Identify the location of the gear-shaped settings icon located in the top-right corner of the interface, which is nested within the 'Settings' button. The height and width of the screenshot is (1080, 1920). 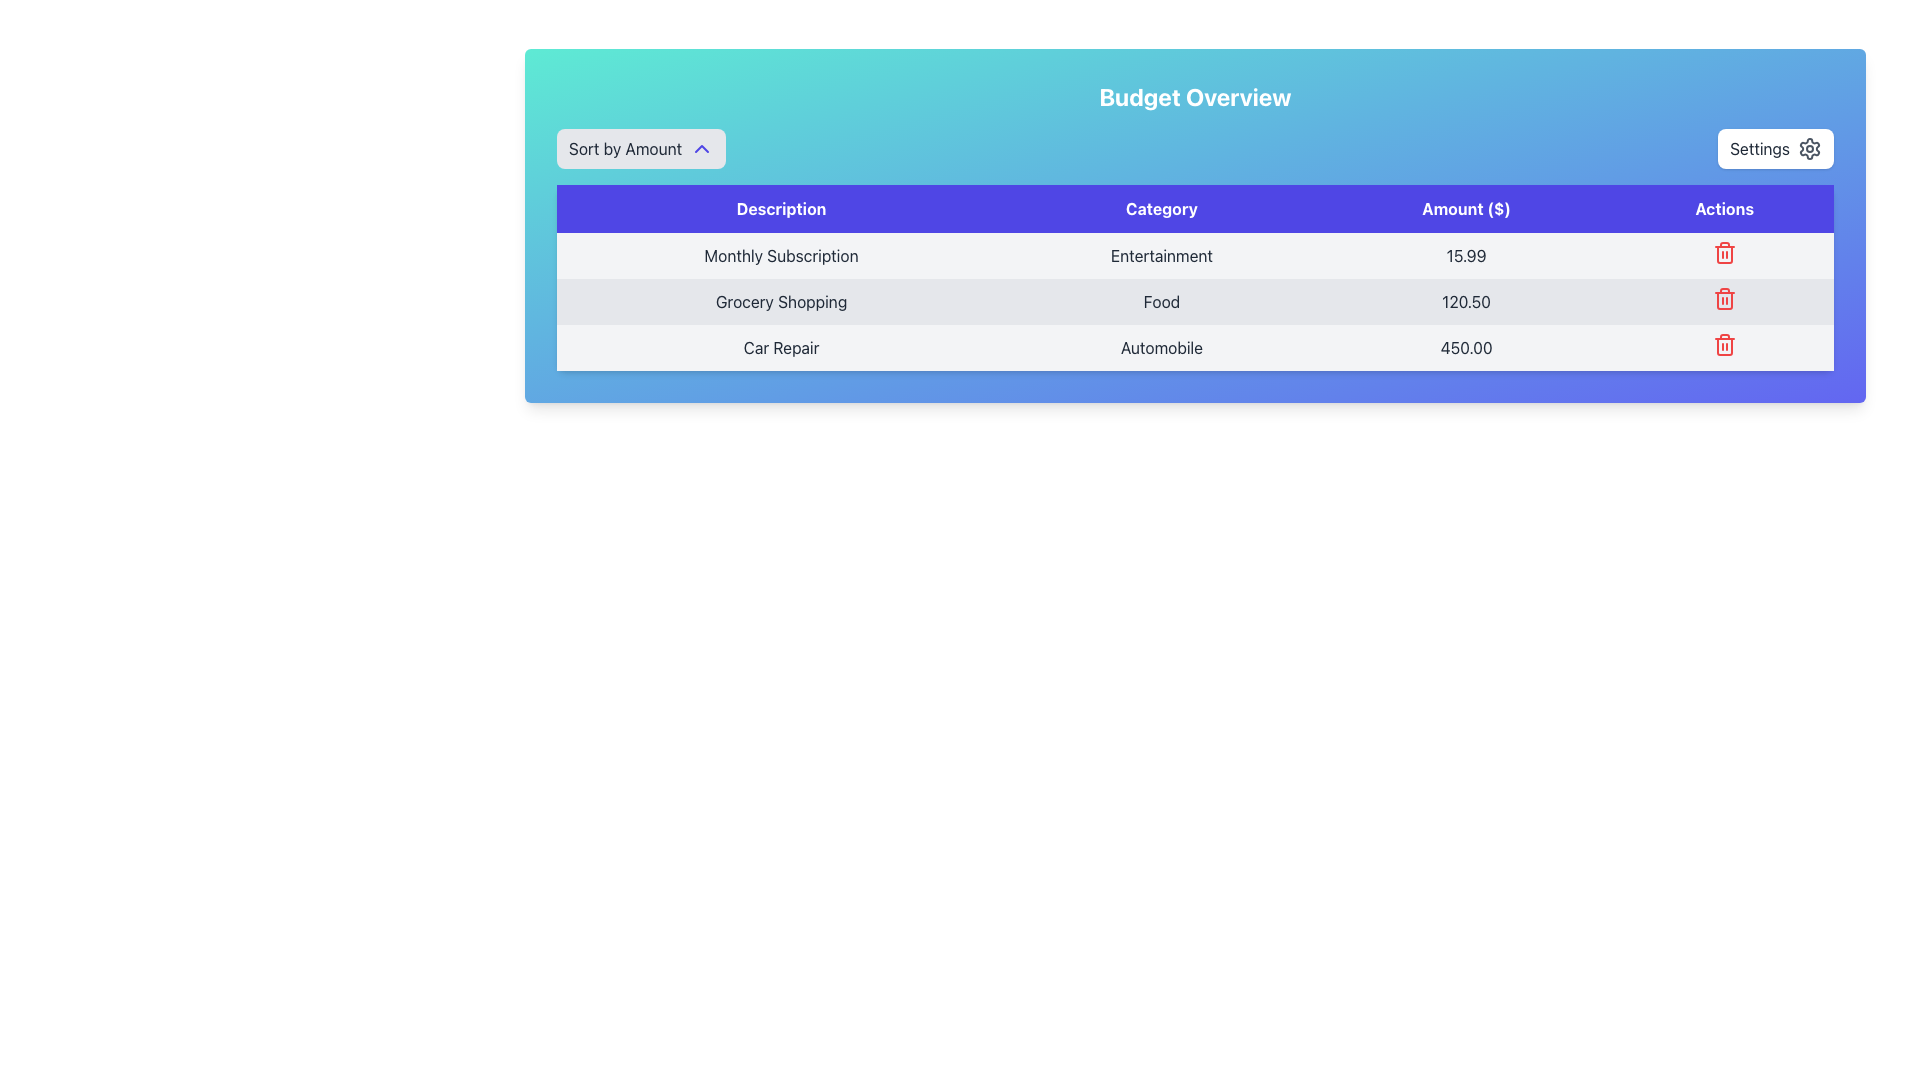
(1809, 148).